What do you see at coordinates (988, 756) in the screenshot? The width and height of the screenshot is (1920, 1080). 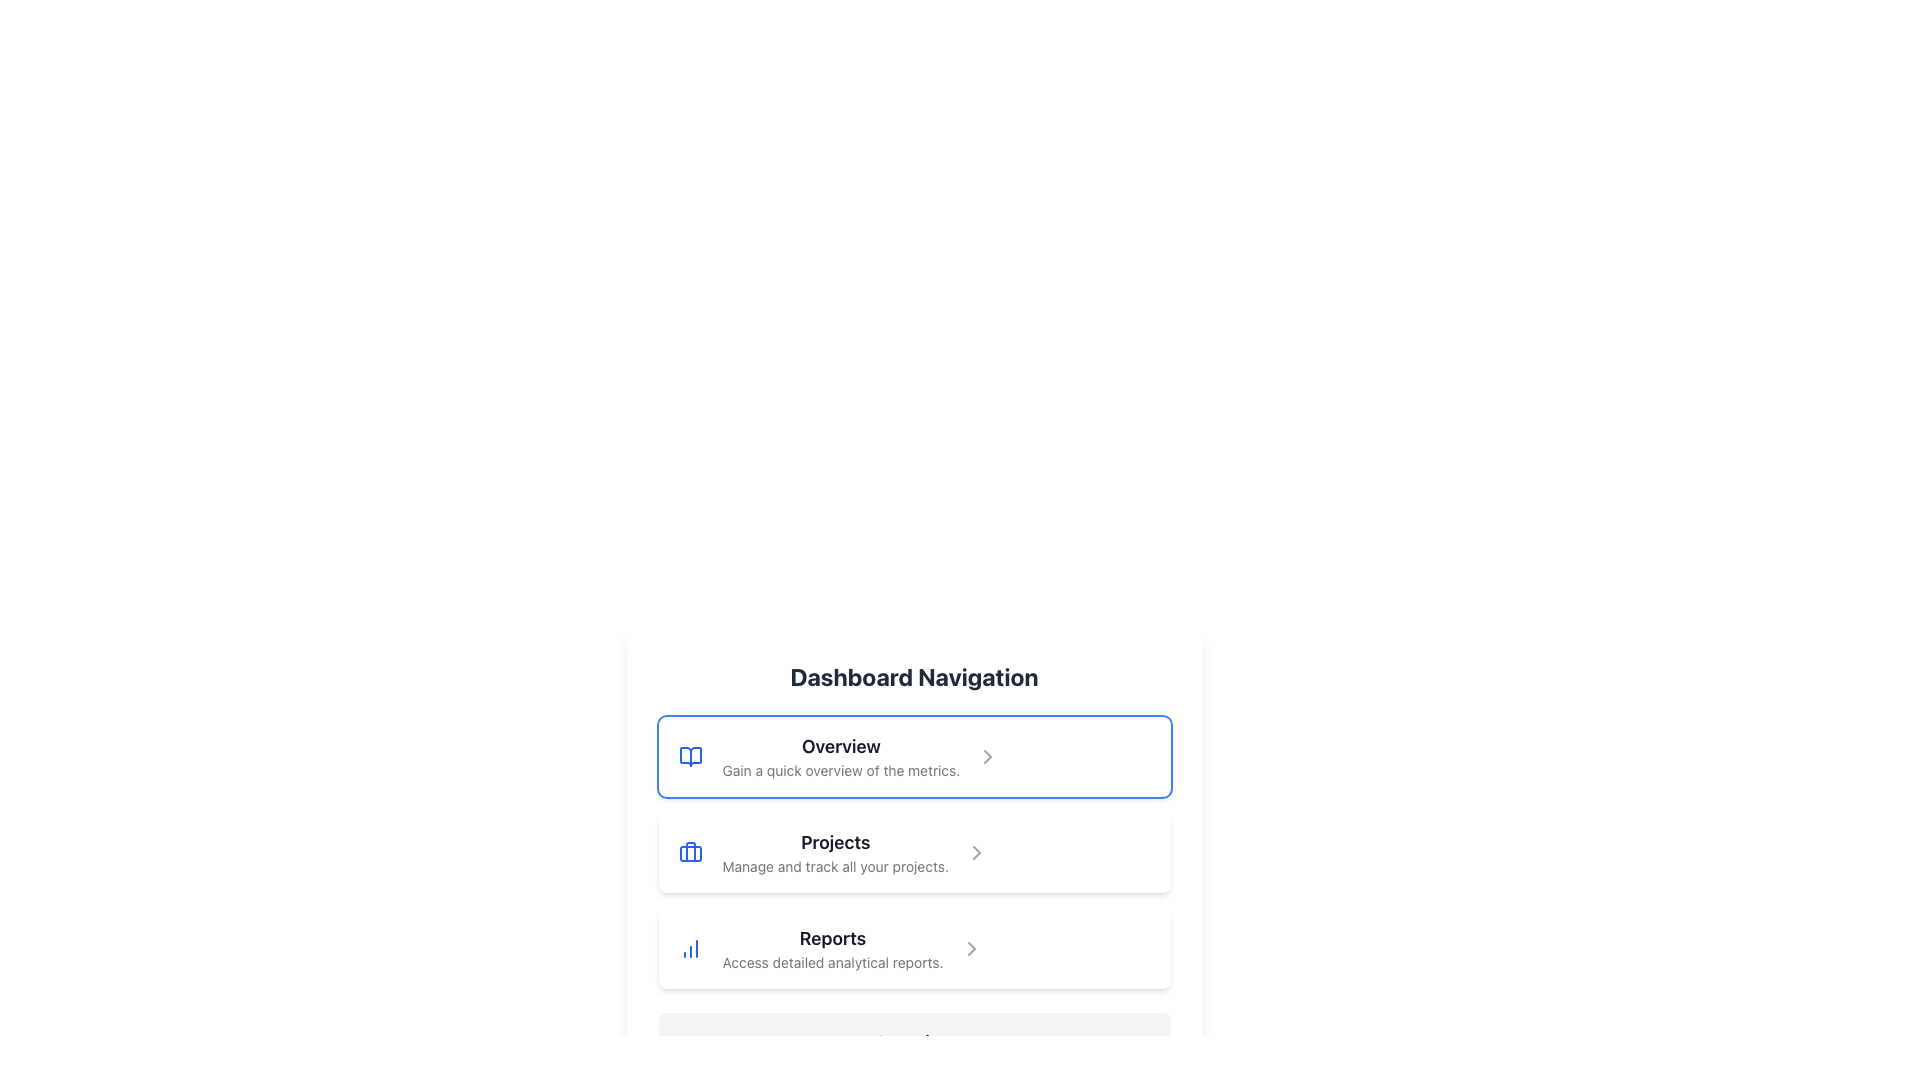 I see `the navigation icon located at the far-right edge of the 'Overview' list item in the Dashboard Navigation menu` at bounding box center [988, 756].